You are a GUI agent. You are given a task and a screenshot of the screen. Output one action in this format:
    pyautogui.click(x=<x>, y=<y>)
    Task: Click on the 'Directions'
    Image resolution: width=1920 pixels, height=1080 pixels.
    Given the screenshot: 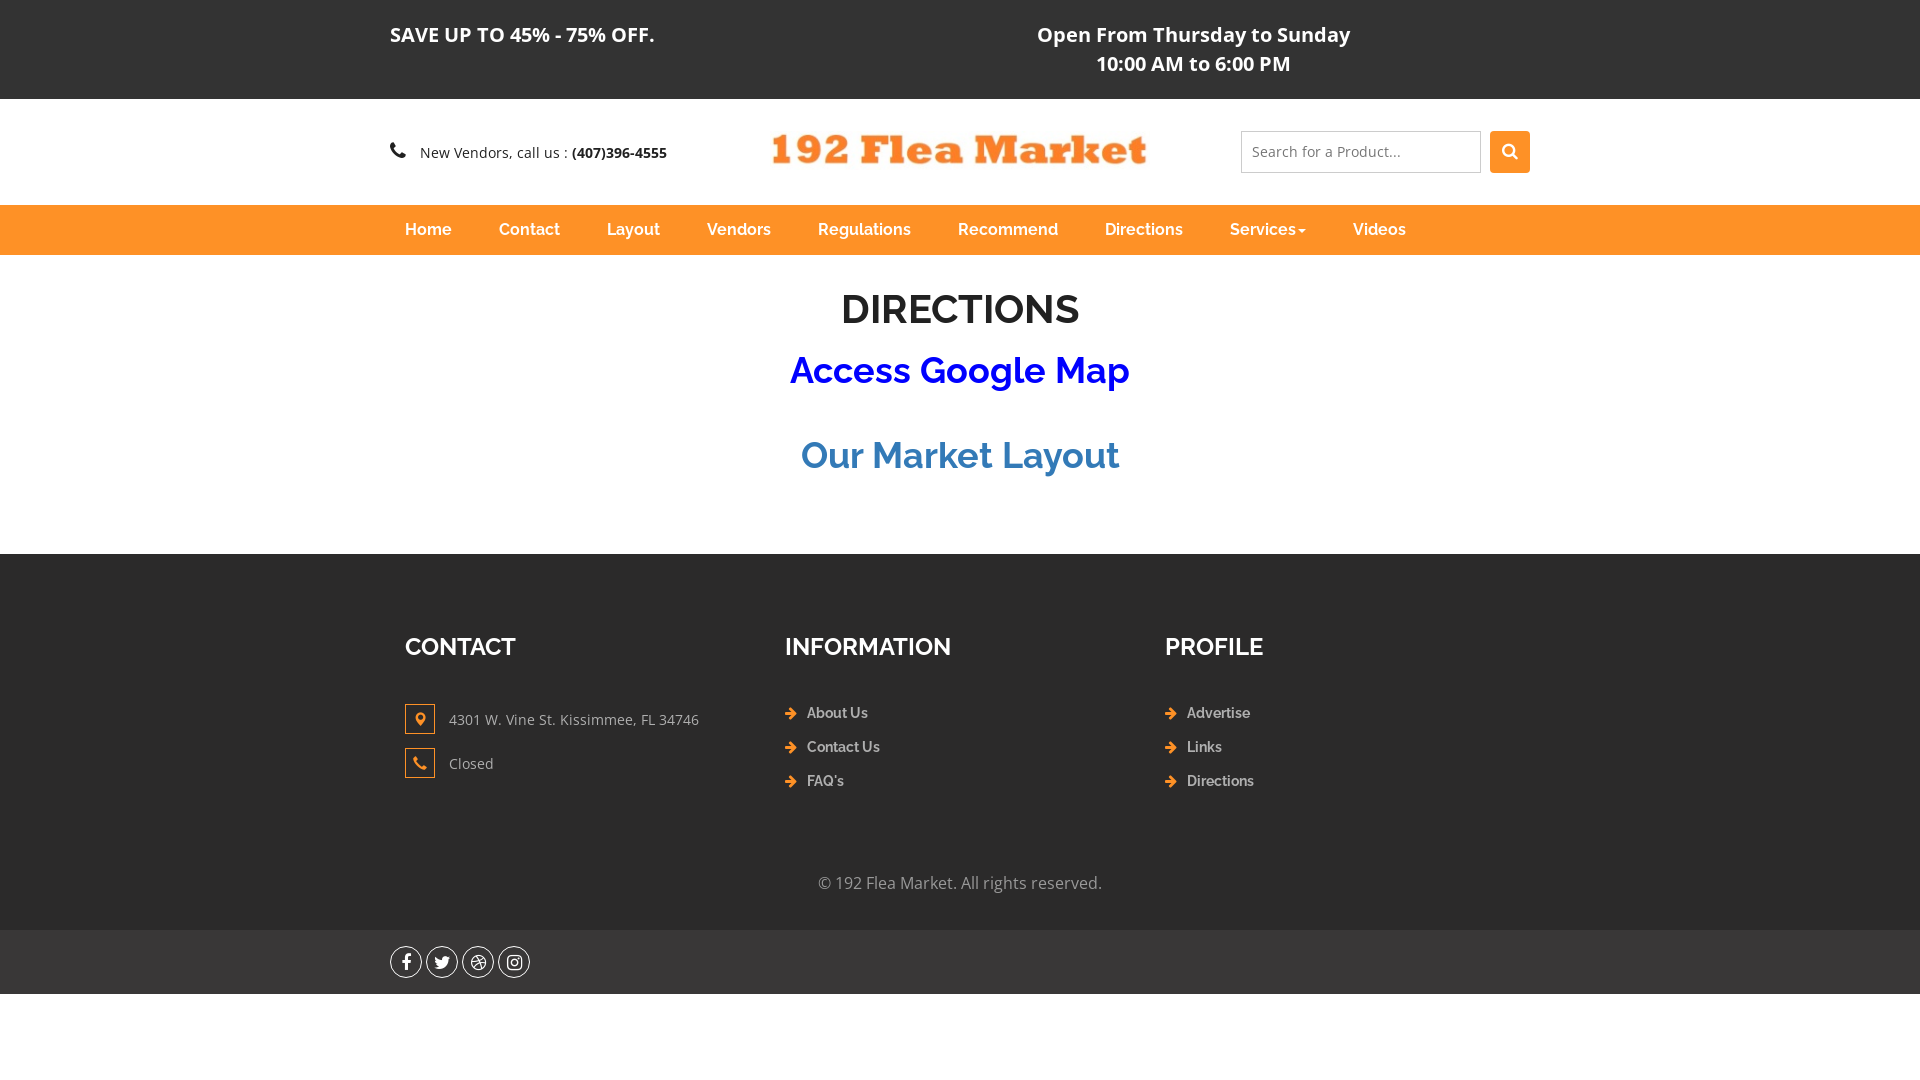 What is the action you would take?
    pyautogui.click(x=1088, y=229)
    